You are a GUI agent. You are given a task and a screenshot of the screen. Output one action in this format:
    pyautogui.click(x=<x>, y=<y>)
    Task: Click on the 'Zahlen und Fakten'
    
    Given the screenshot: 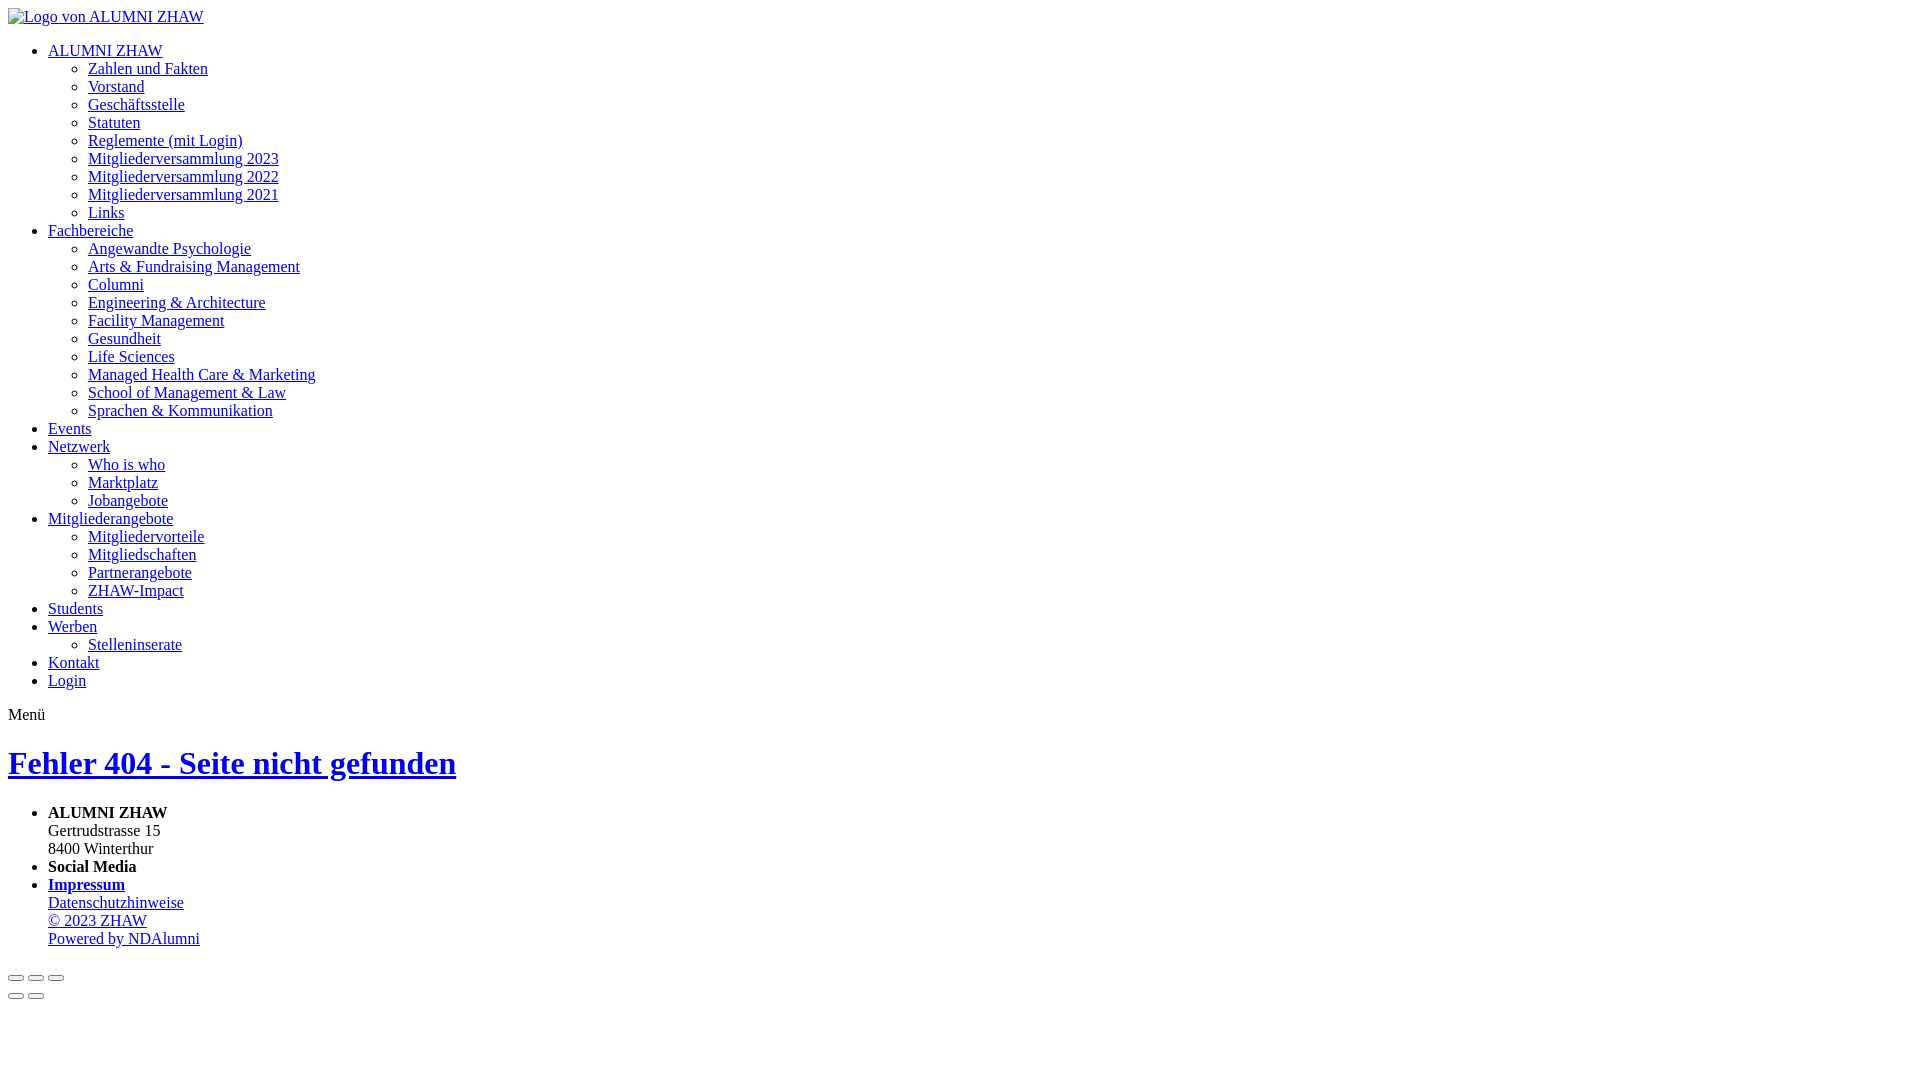 What is the action you would take?
    pyautogui.click(x=147, y=67)
    